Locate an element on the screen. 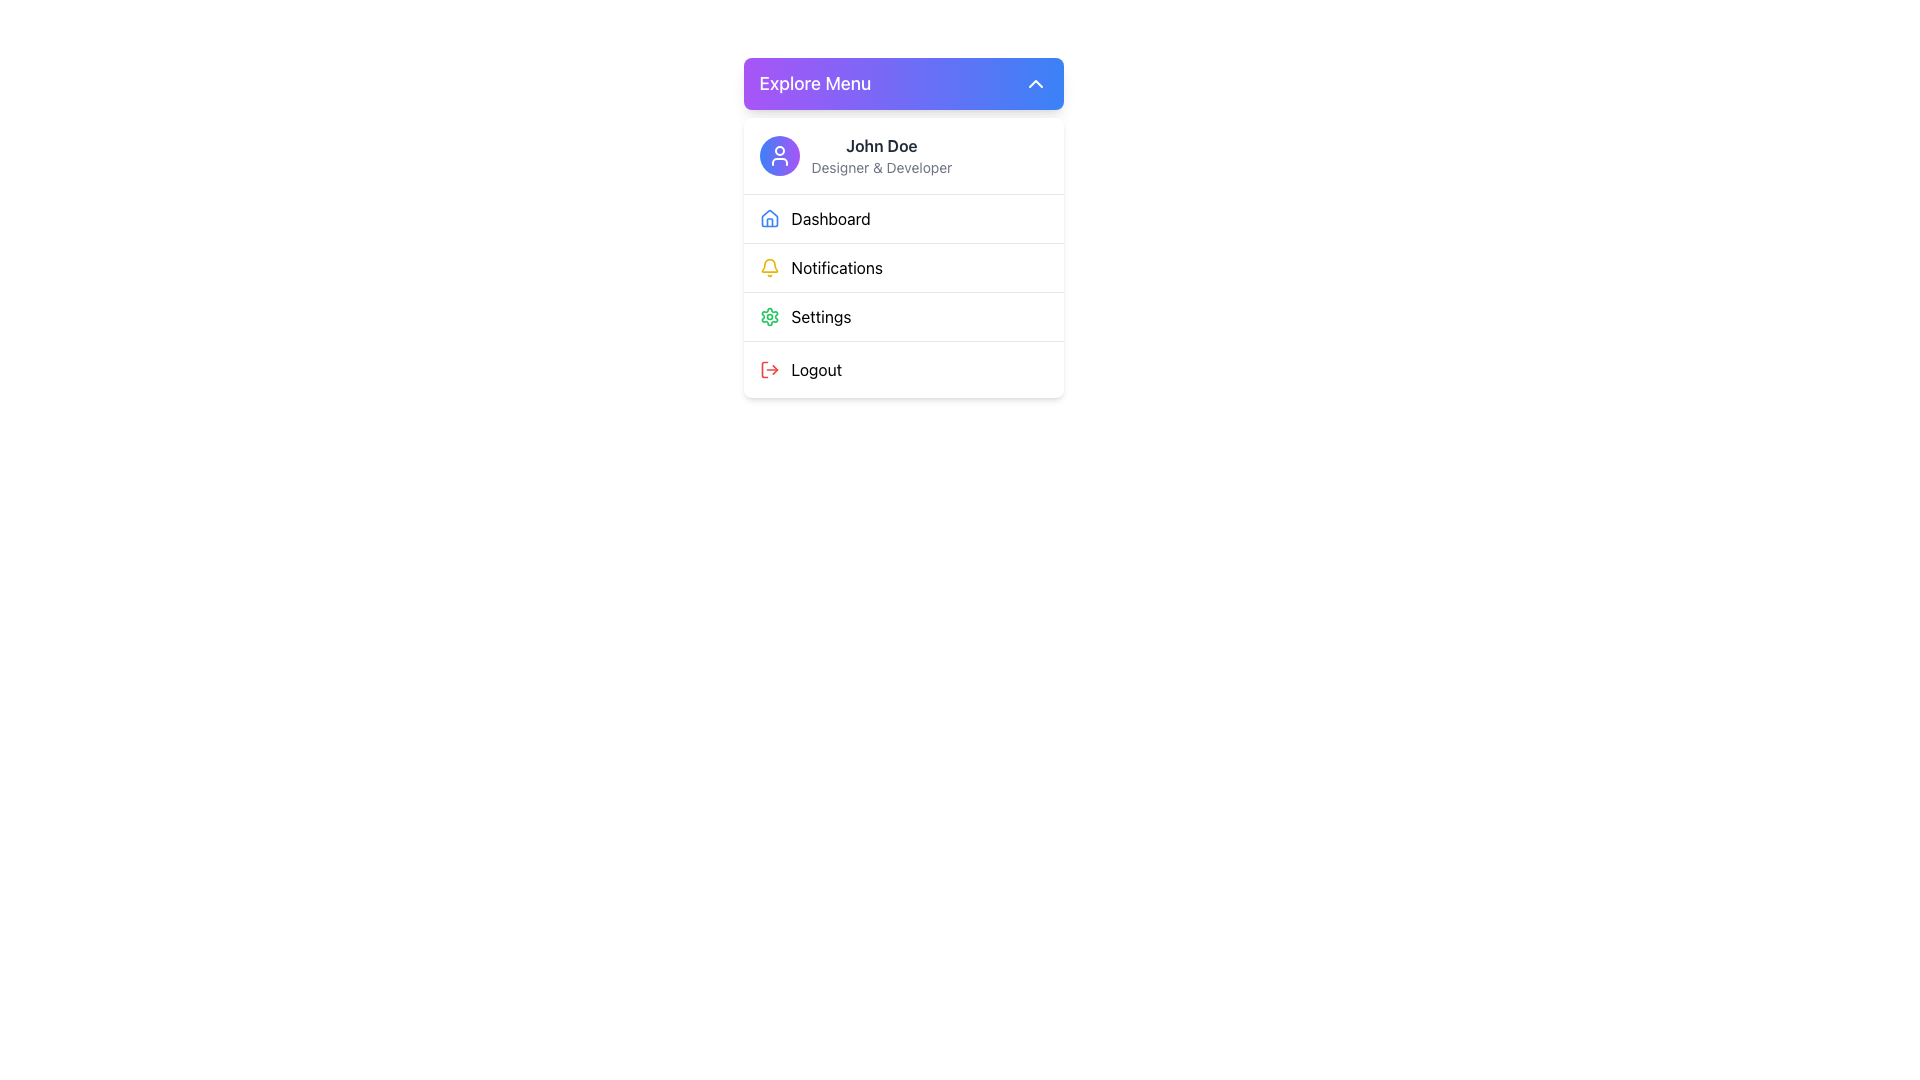 The image size is (1920, 1080). the settings gear icon located to the left of the 'Settings' text in the dropdown list is located at coordinates (768, 315).